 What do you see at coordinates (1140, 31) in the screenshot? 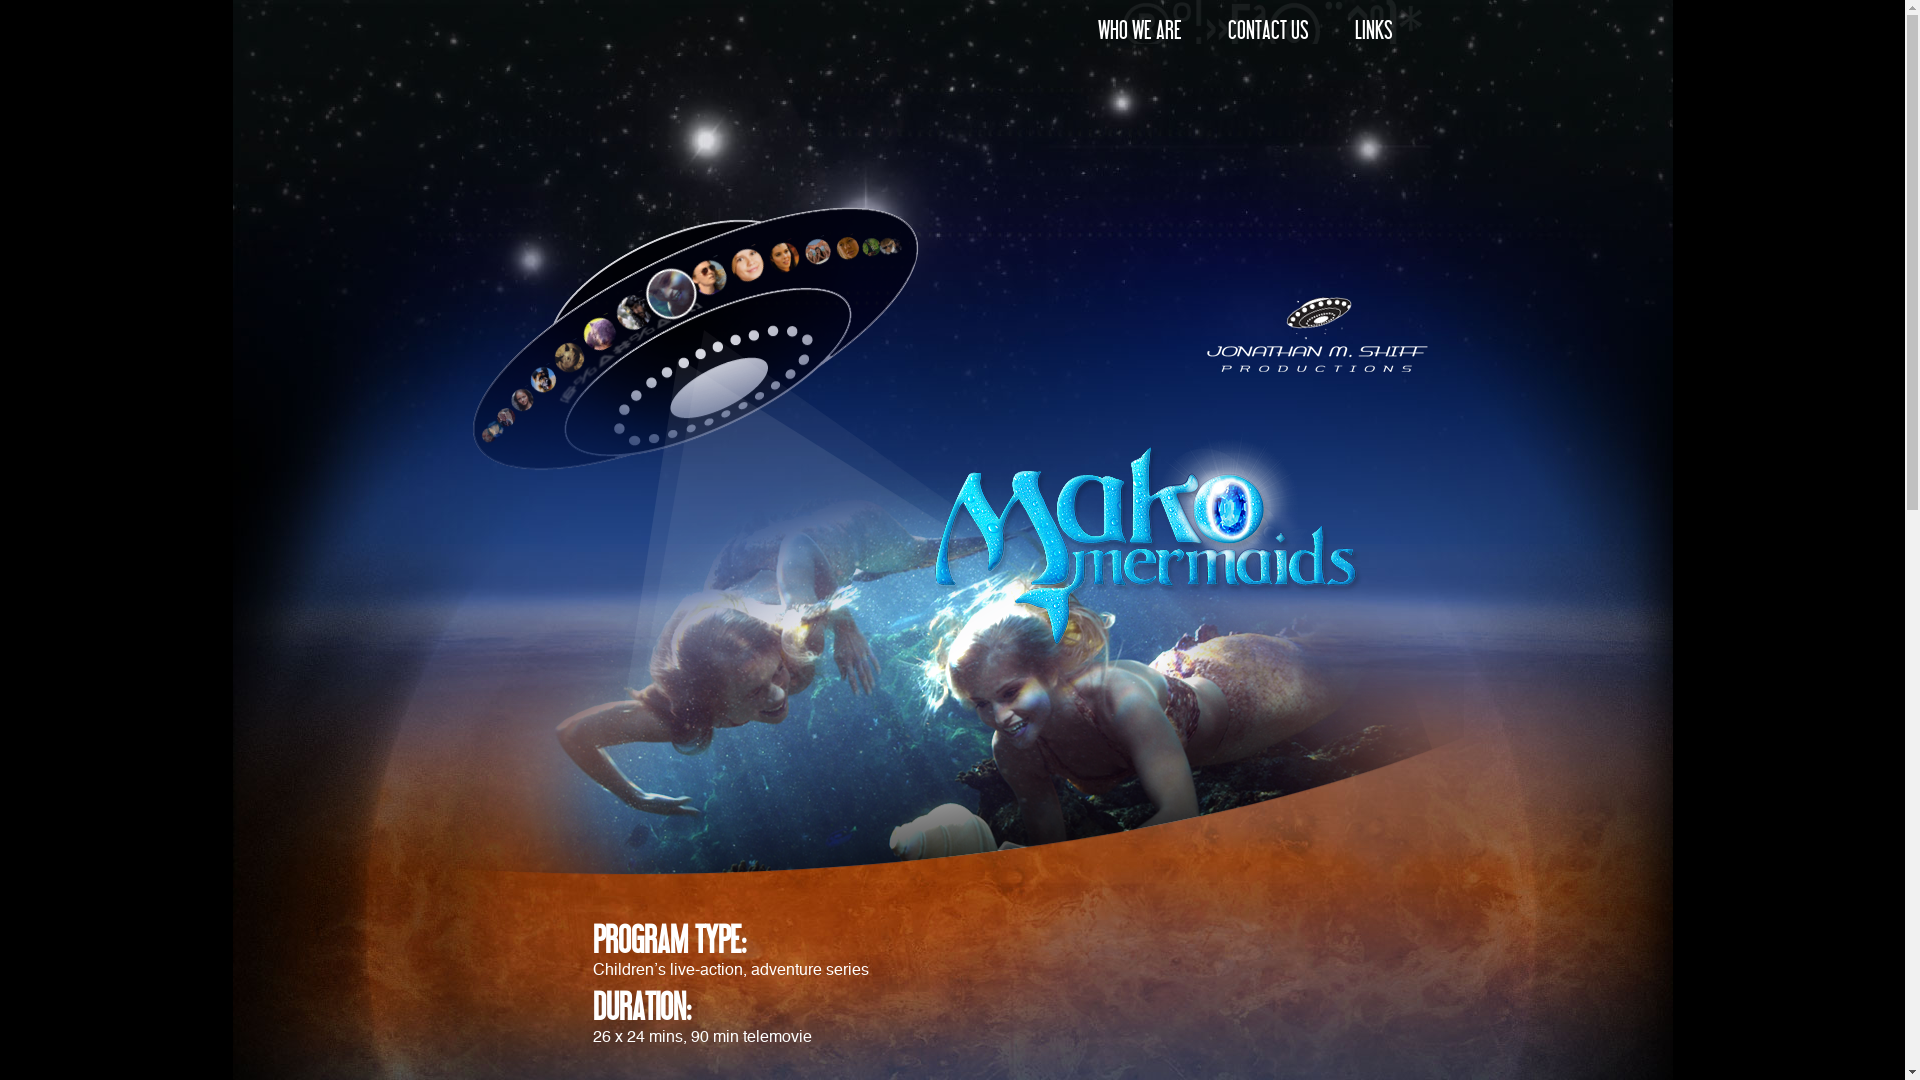
I see `'WHO WE ARE'` at bounding box center [1140, 31].